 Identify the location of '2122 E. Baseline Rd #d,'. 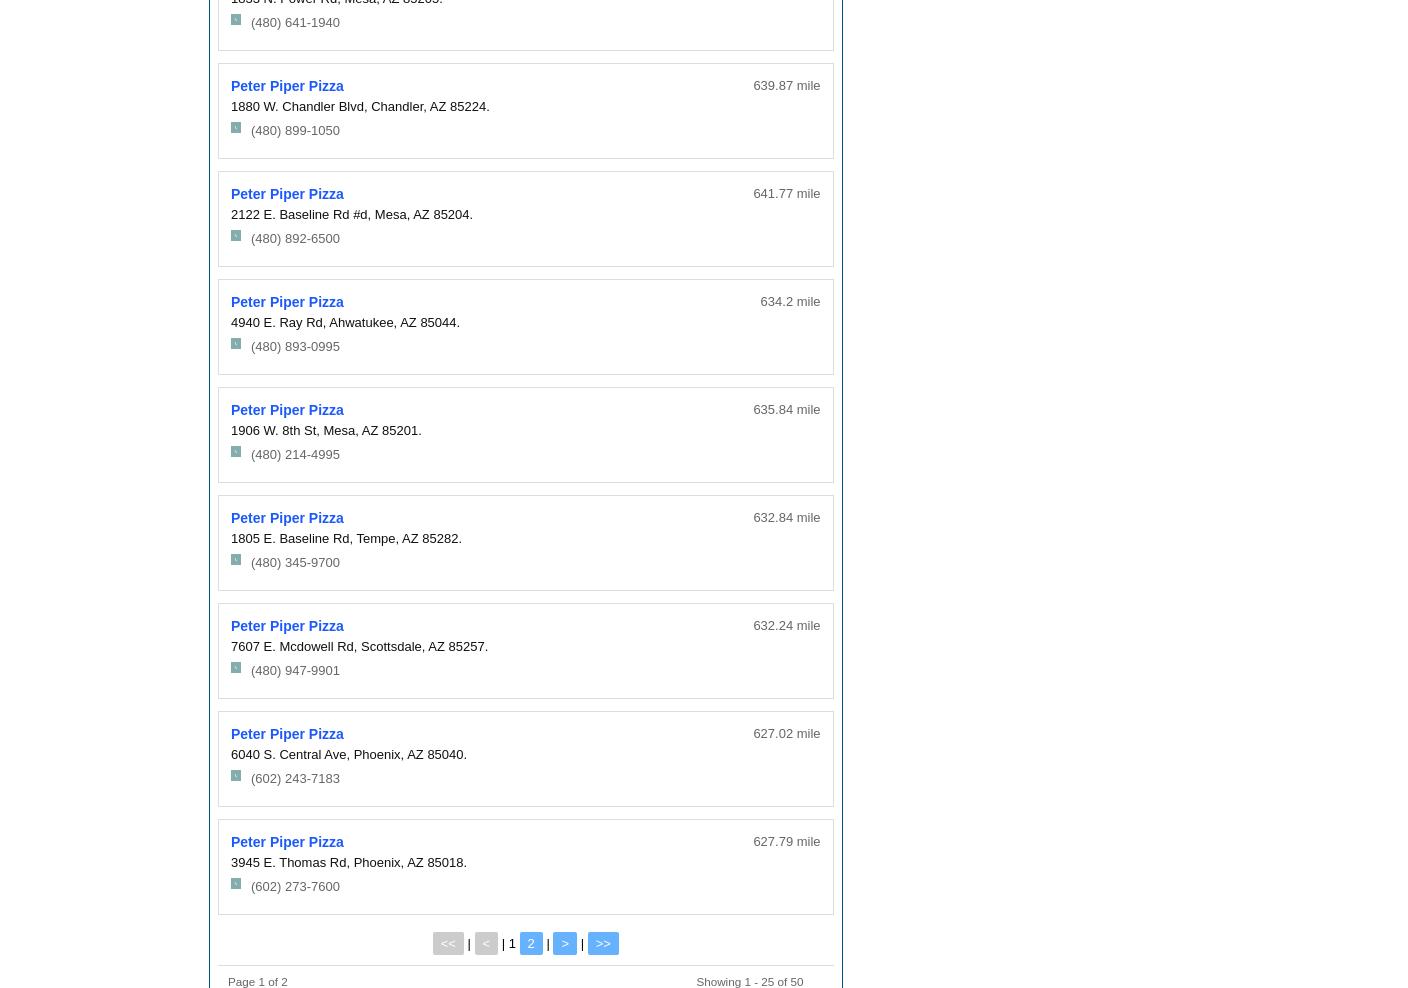
(301, 213).